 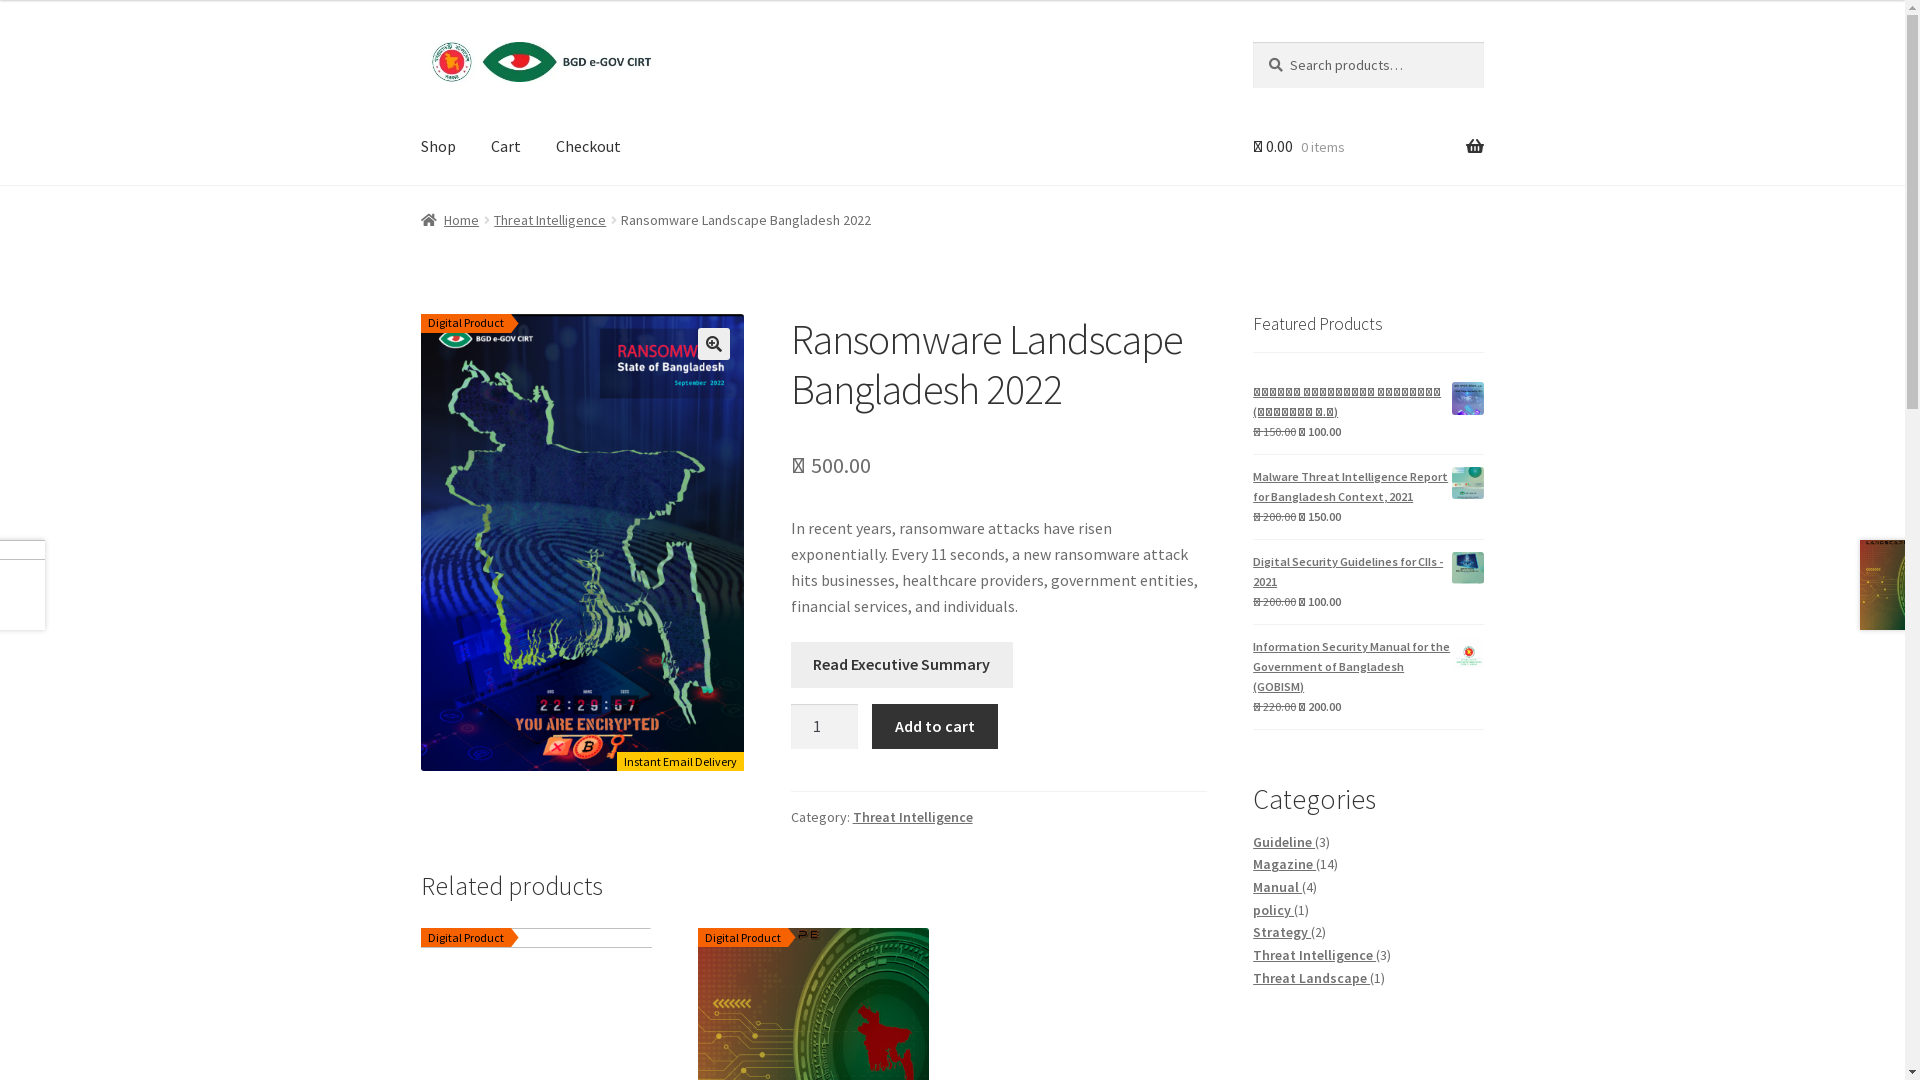 I want to click on 'Shop', so click(x=437, y=145).